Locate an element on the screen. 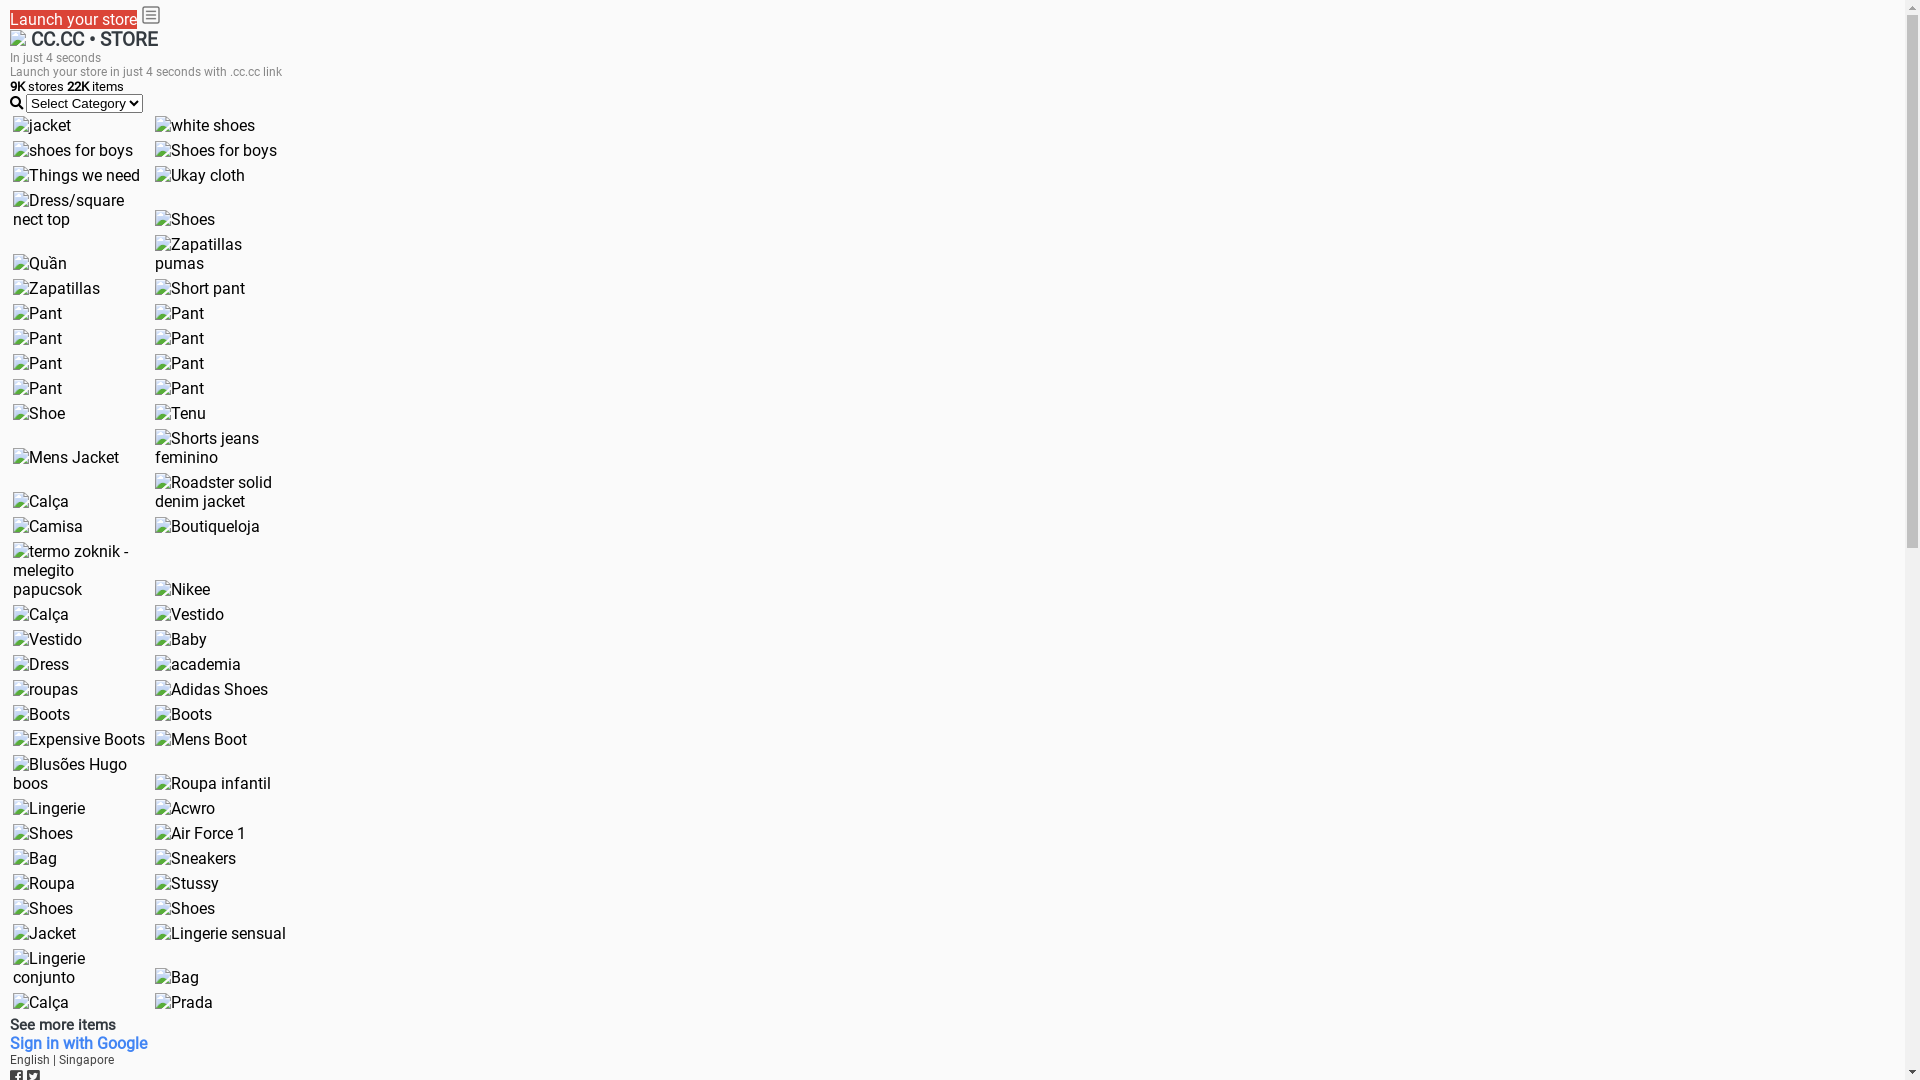  'Roupa infantil' is located at coordinates (212, 782).